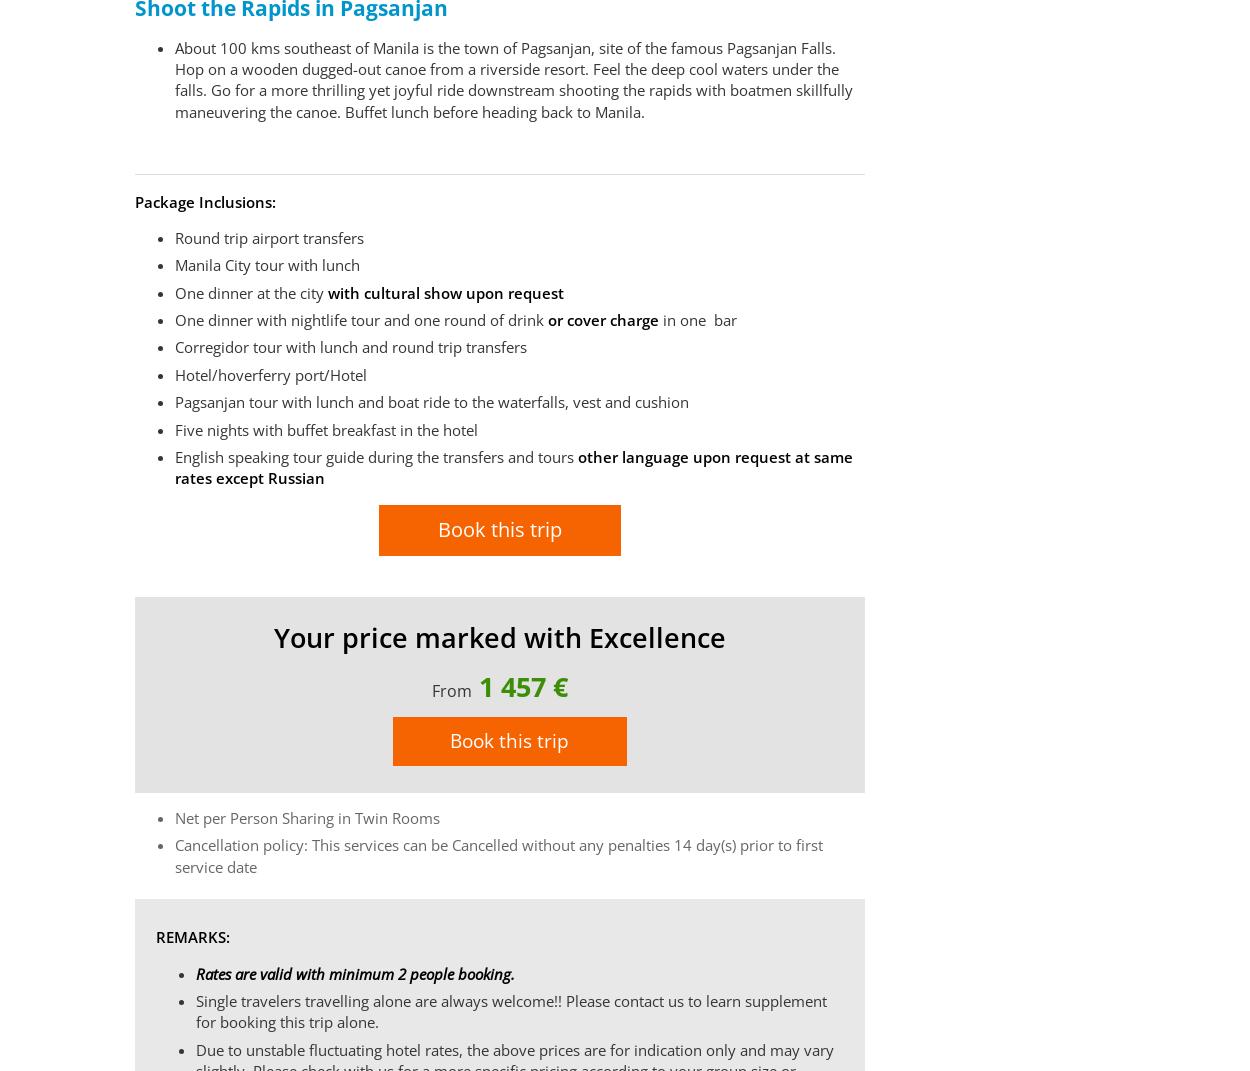  I want to click on 'From', so click(432, 690).